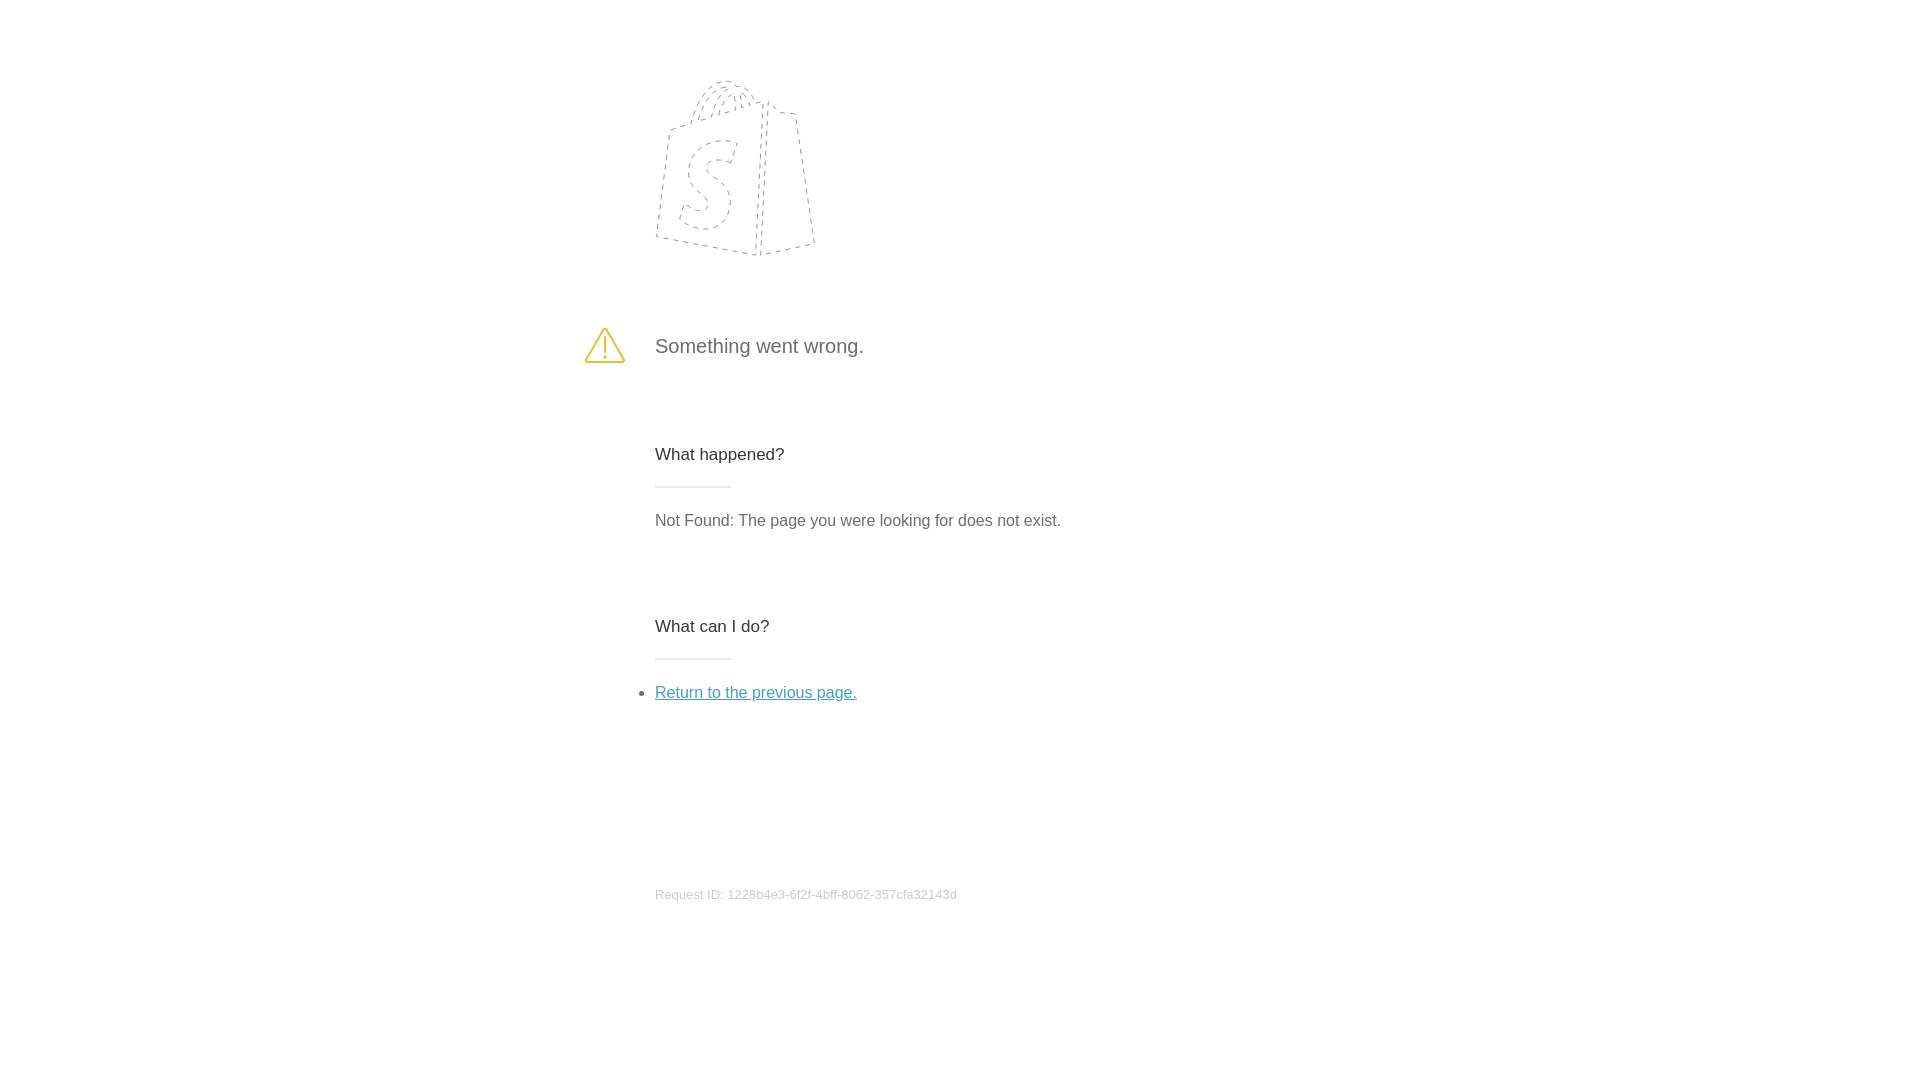 The height and width of the screenshot is (1080, 1920). What do you see at coordinates (654, 691) in the screenshot?
I see `'Return to the previous page.'` at bounding box center [654, 691].